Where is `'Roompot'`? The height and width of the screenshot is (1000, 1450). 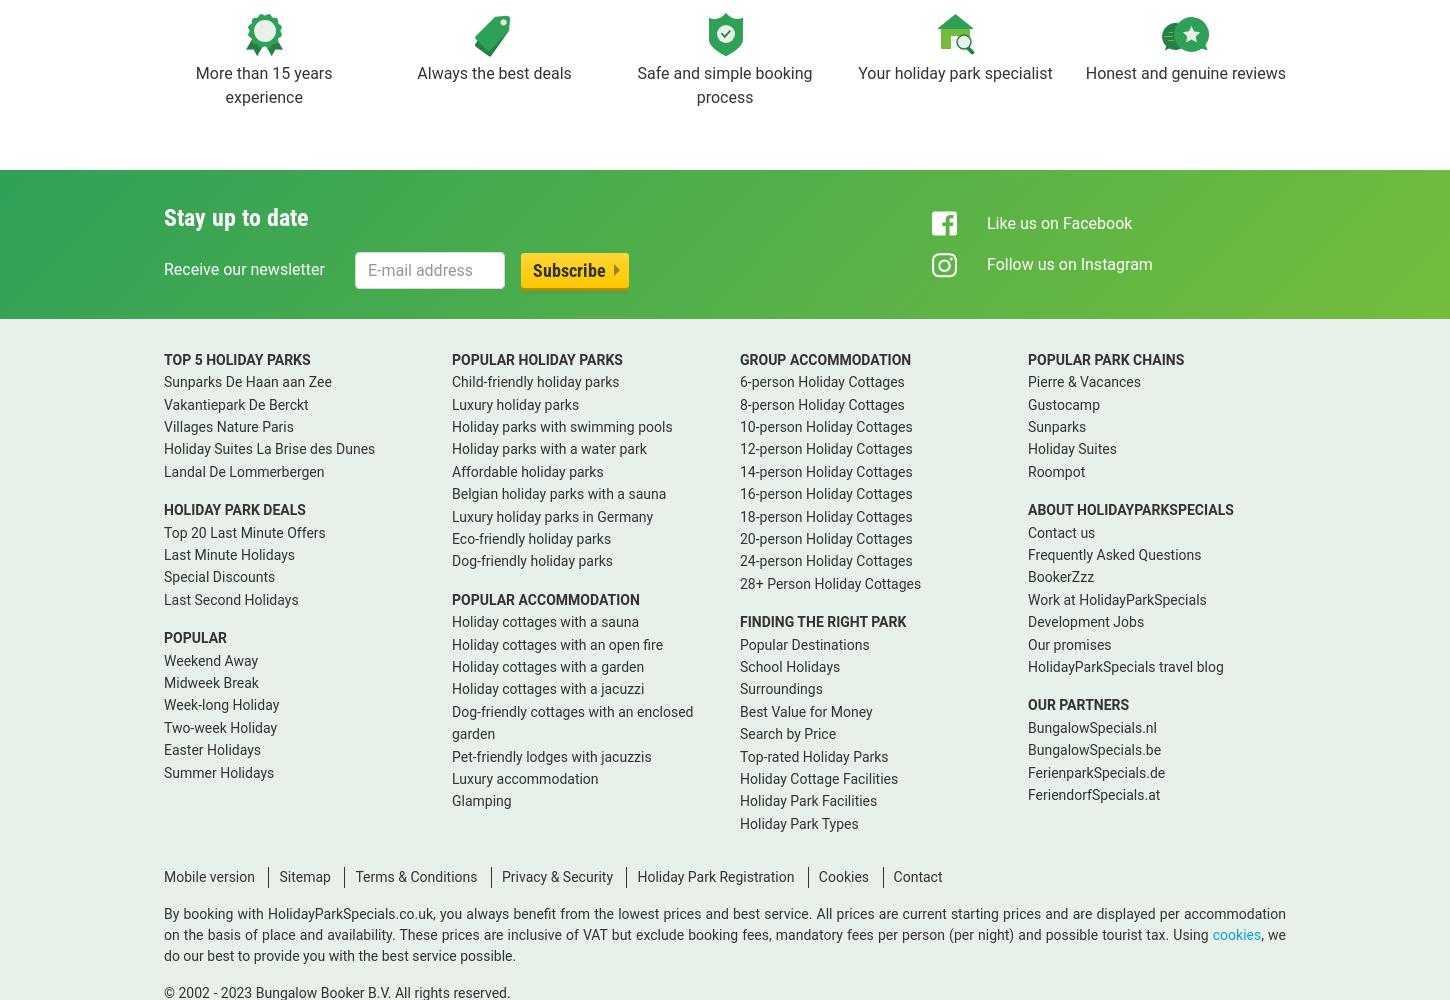 'Roompot' is located at coordinates (1056, 470).